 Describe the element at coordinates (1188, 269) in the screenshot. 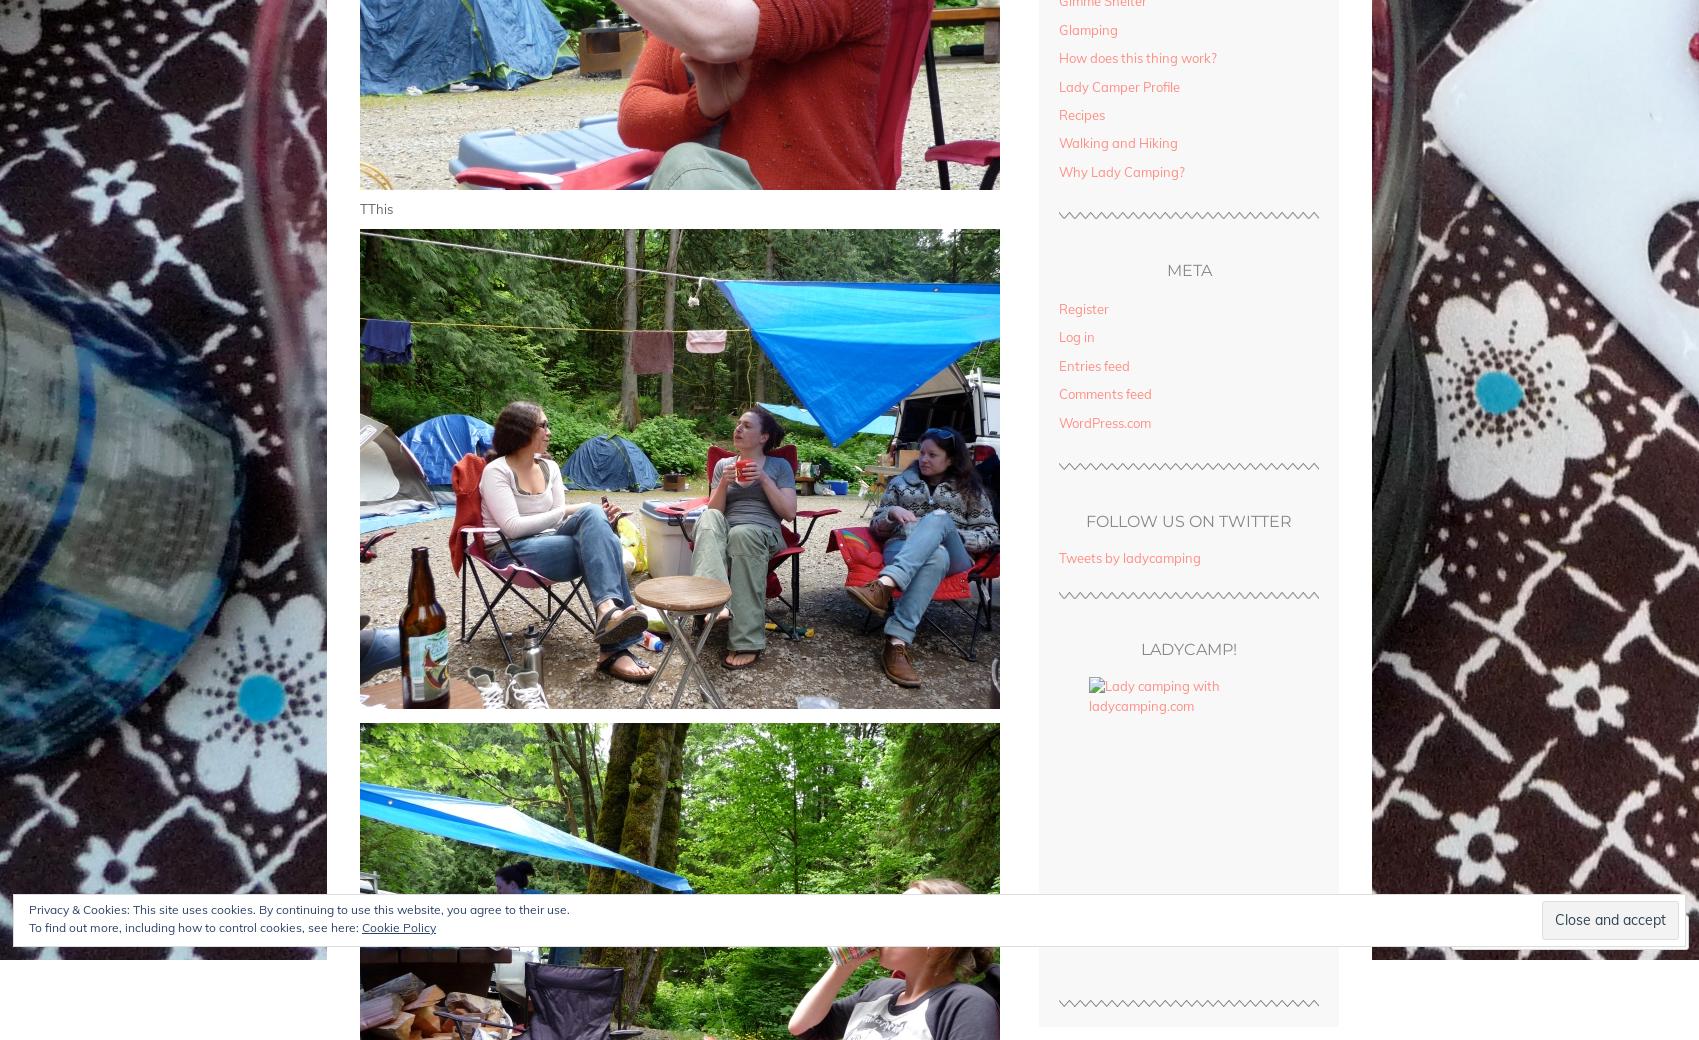

I see `'Meta'` at that location.